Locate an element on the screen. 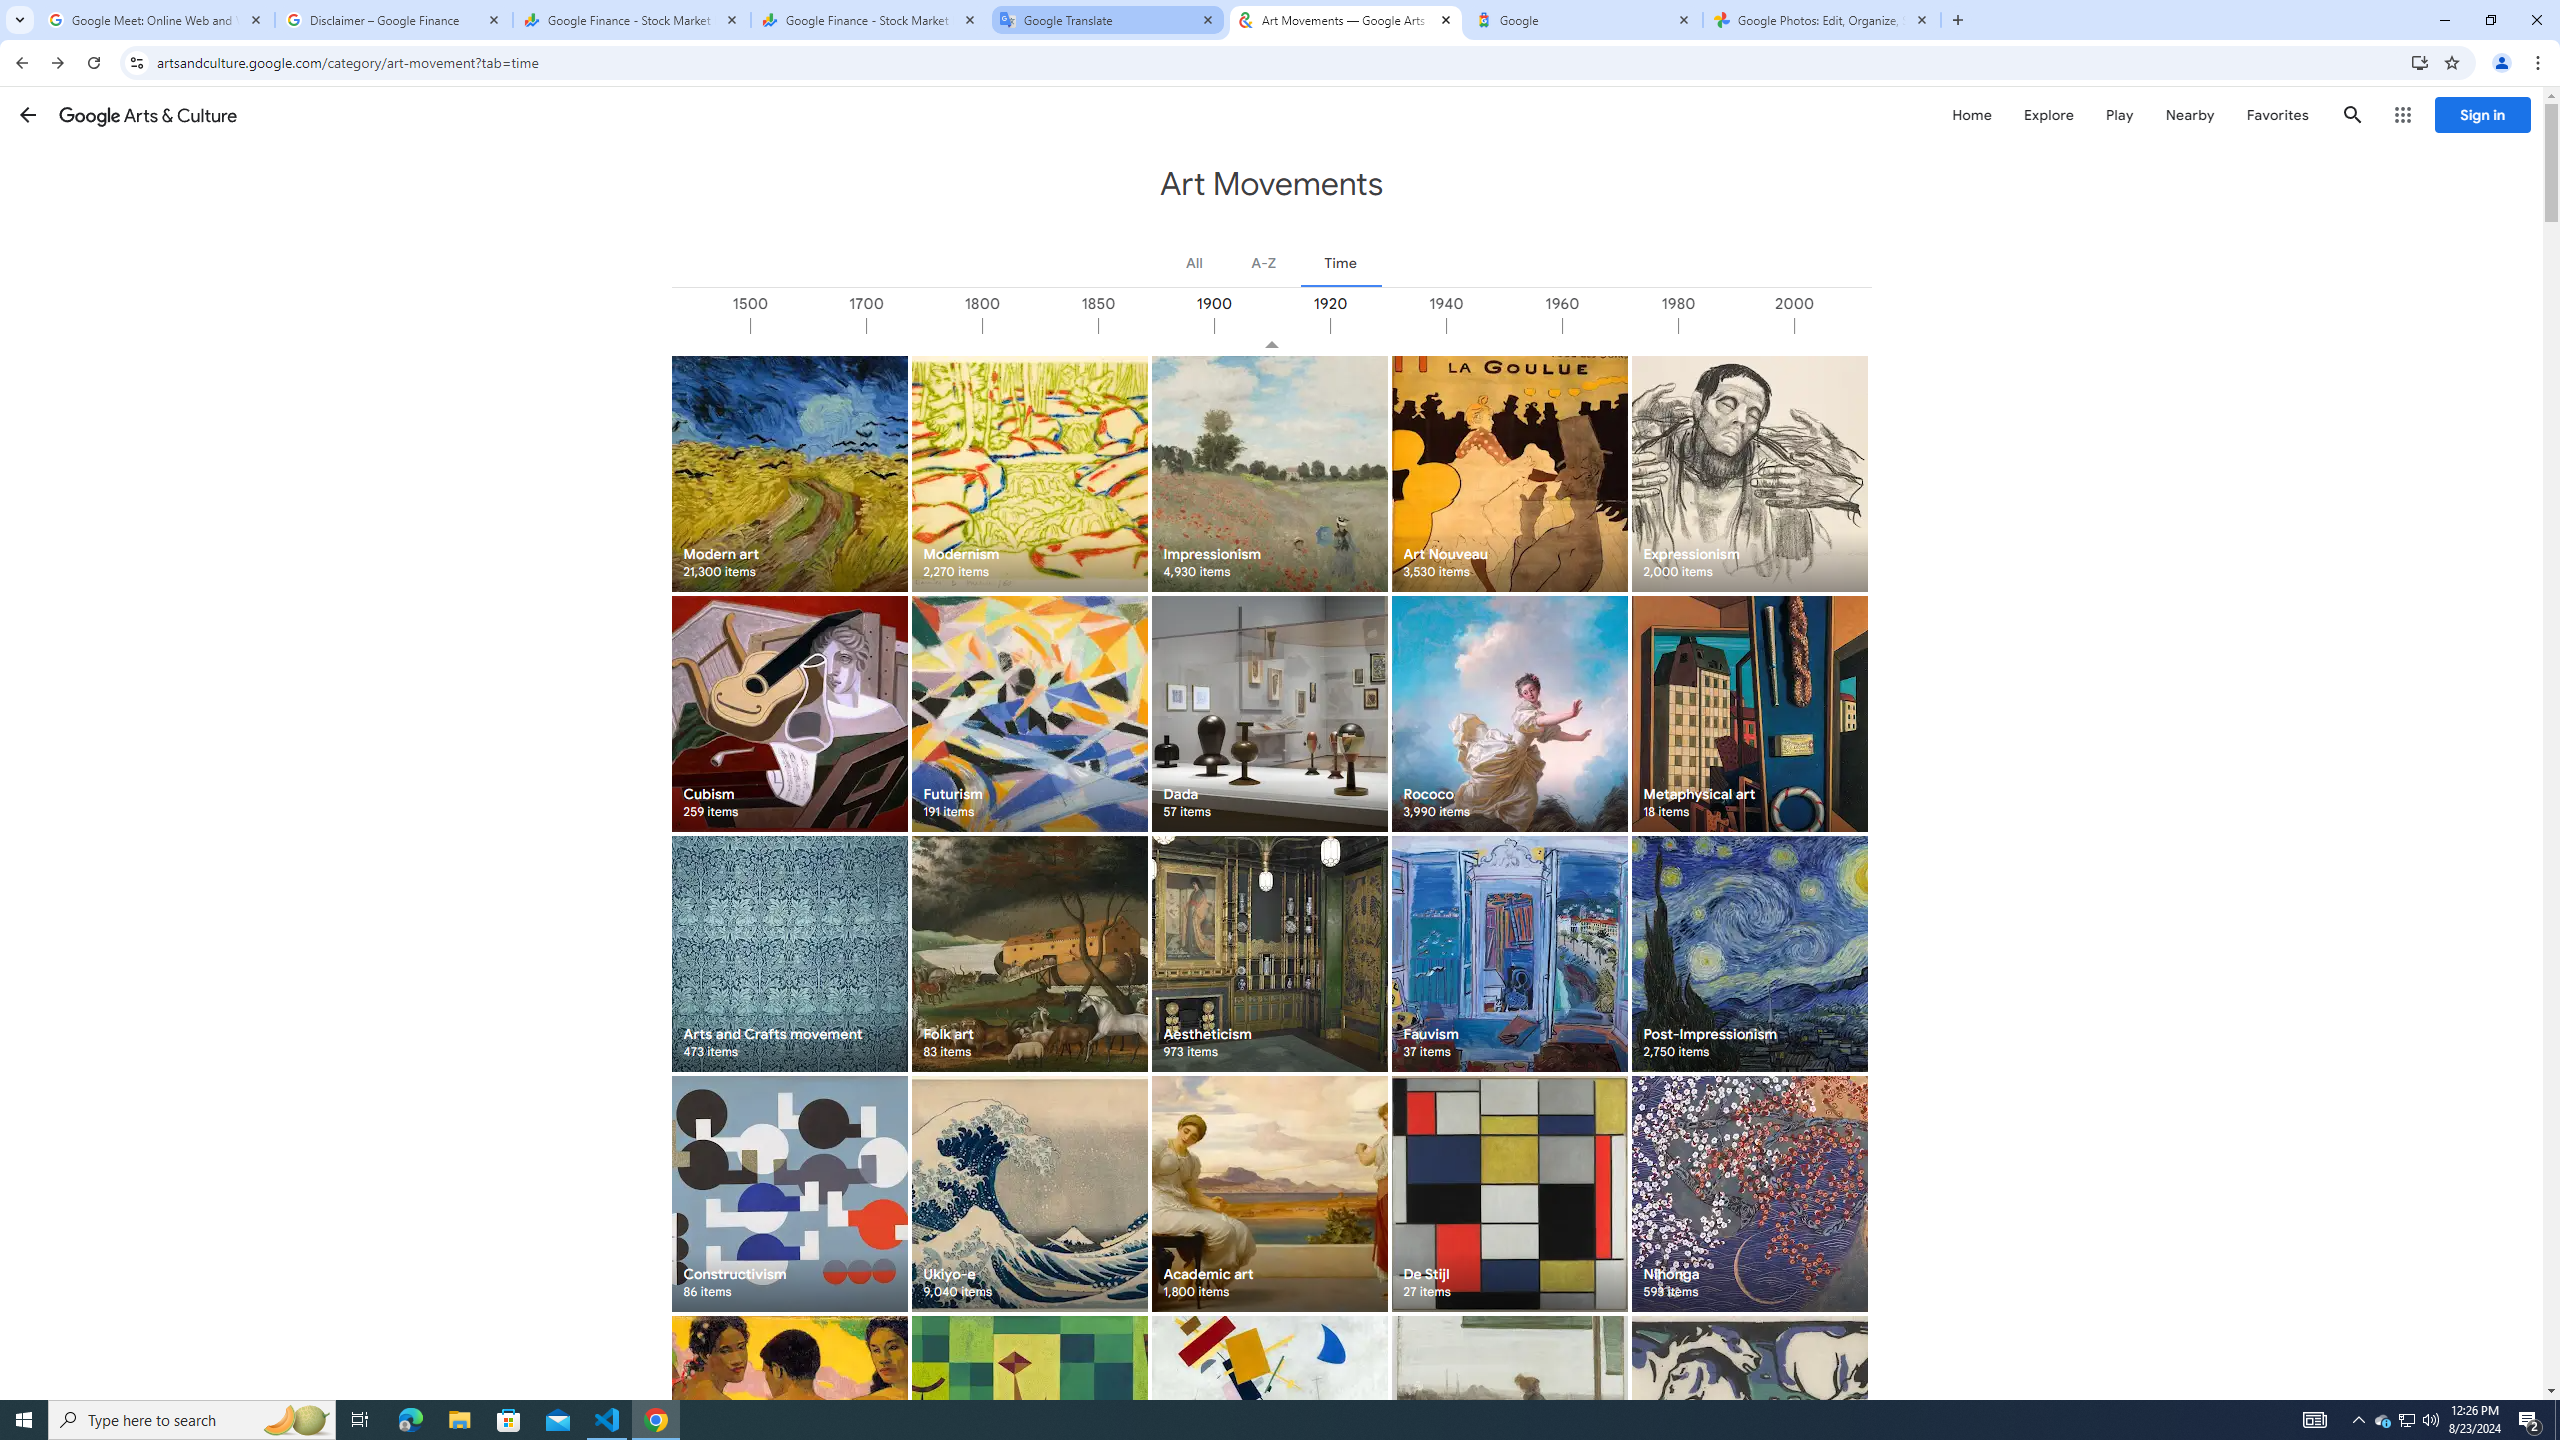  'All' is located at coordinates (1194, 261).